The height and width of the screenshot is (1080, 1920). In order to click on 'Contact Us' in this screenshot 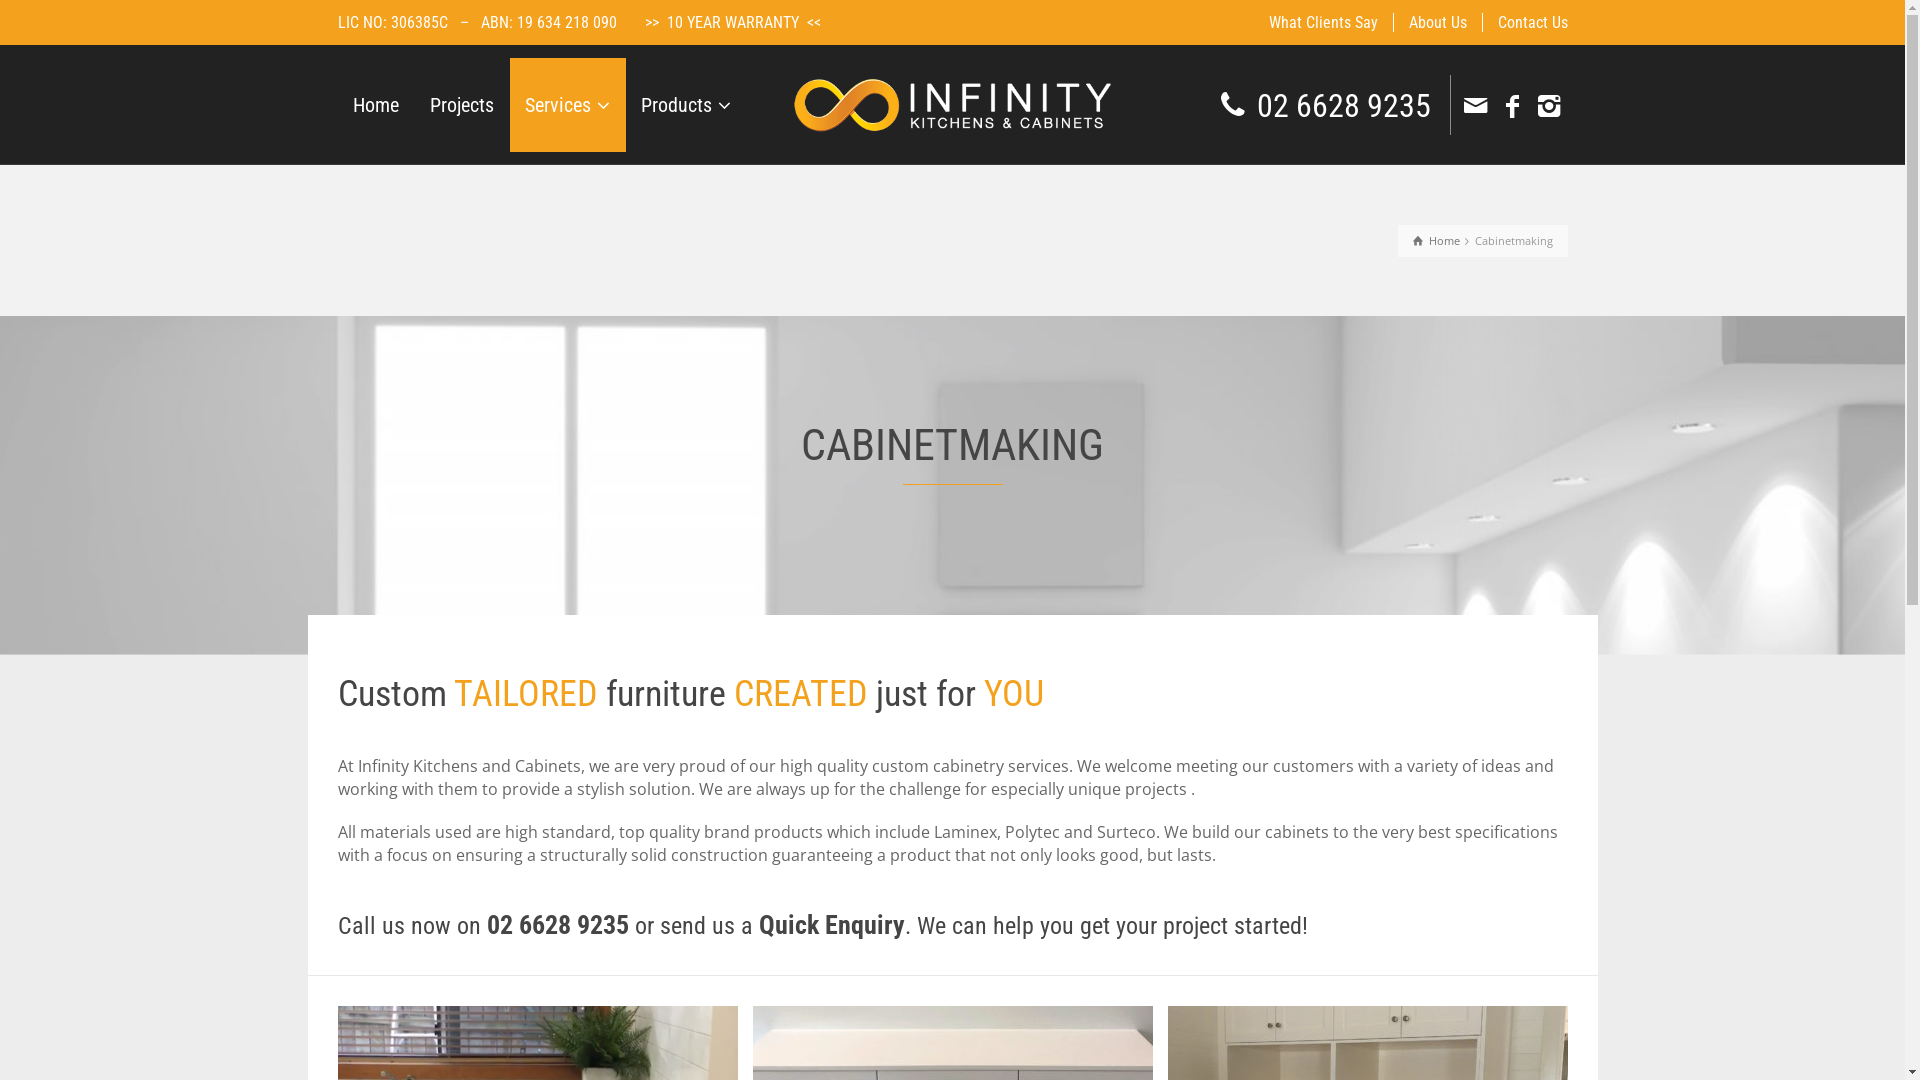, I will do `click(1523, 22)`.